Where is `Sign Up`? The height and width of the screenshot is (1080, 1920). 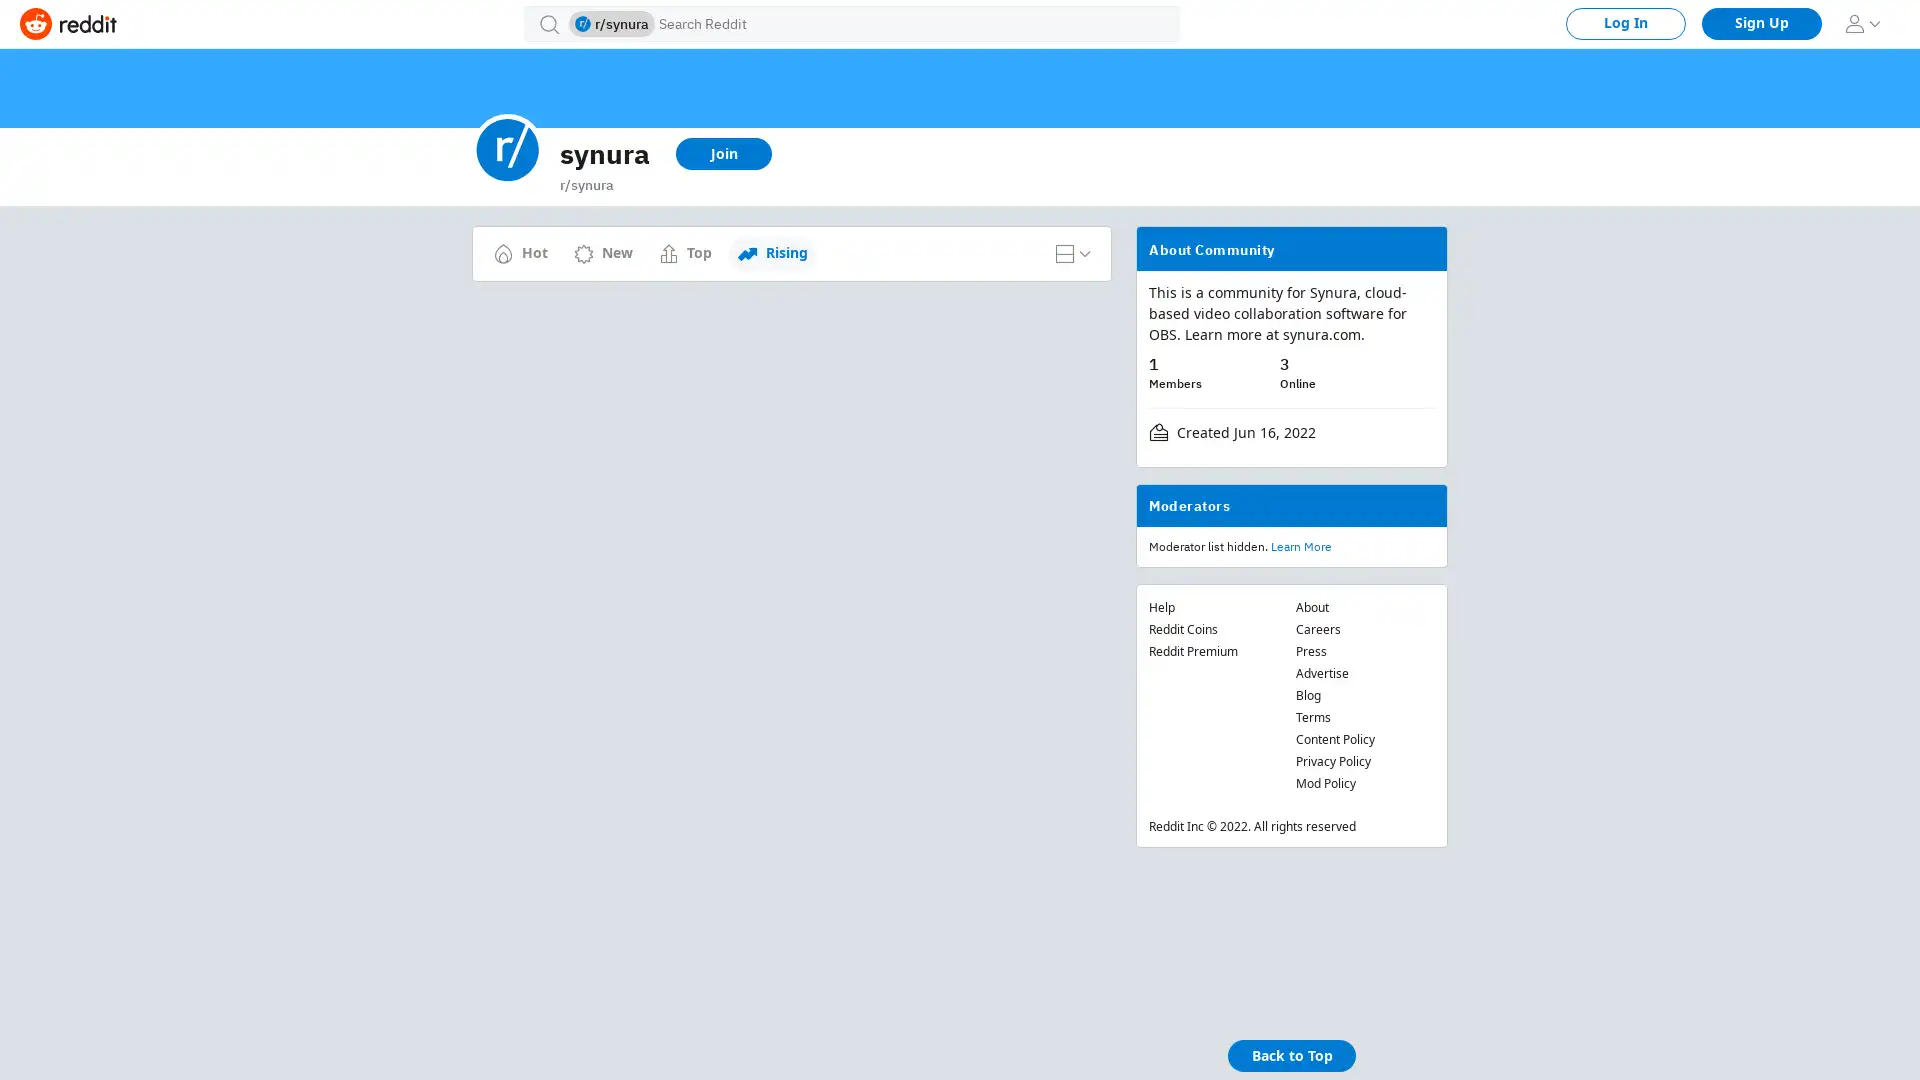
Sign Up is located at coordinates (1761, 23).